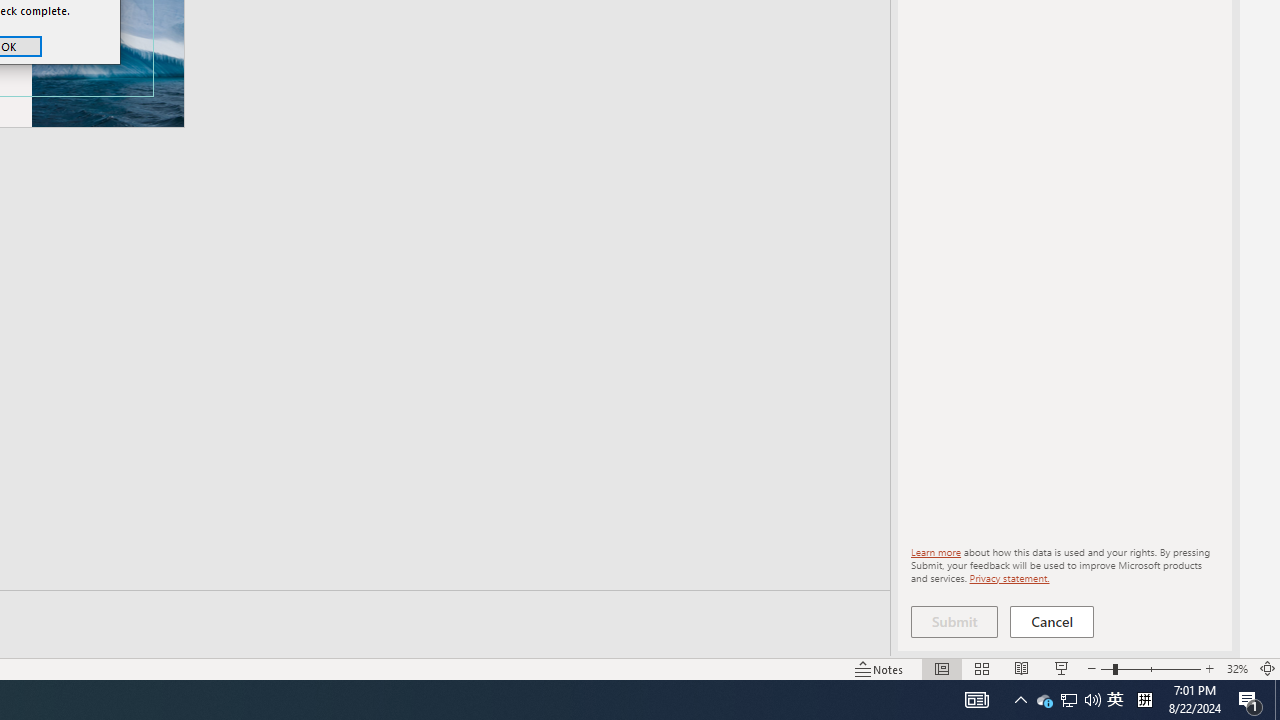 The height and width of the screenshot is (720, 1280). Describe the element at coordinates (1009, 577) in the screenshot. I see `'Privacy statement.'` at that location.